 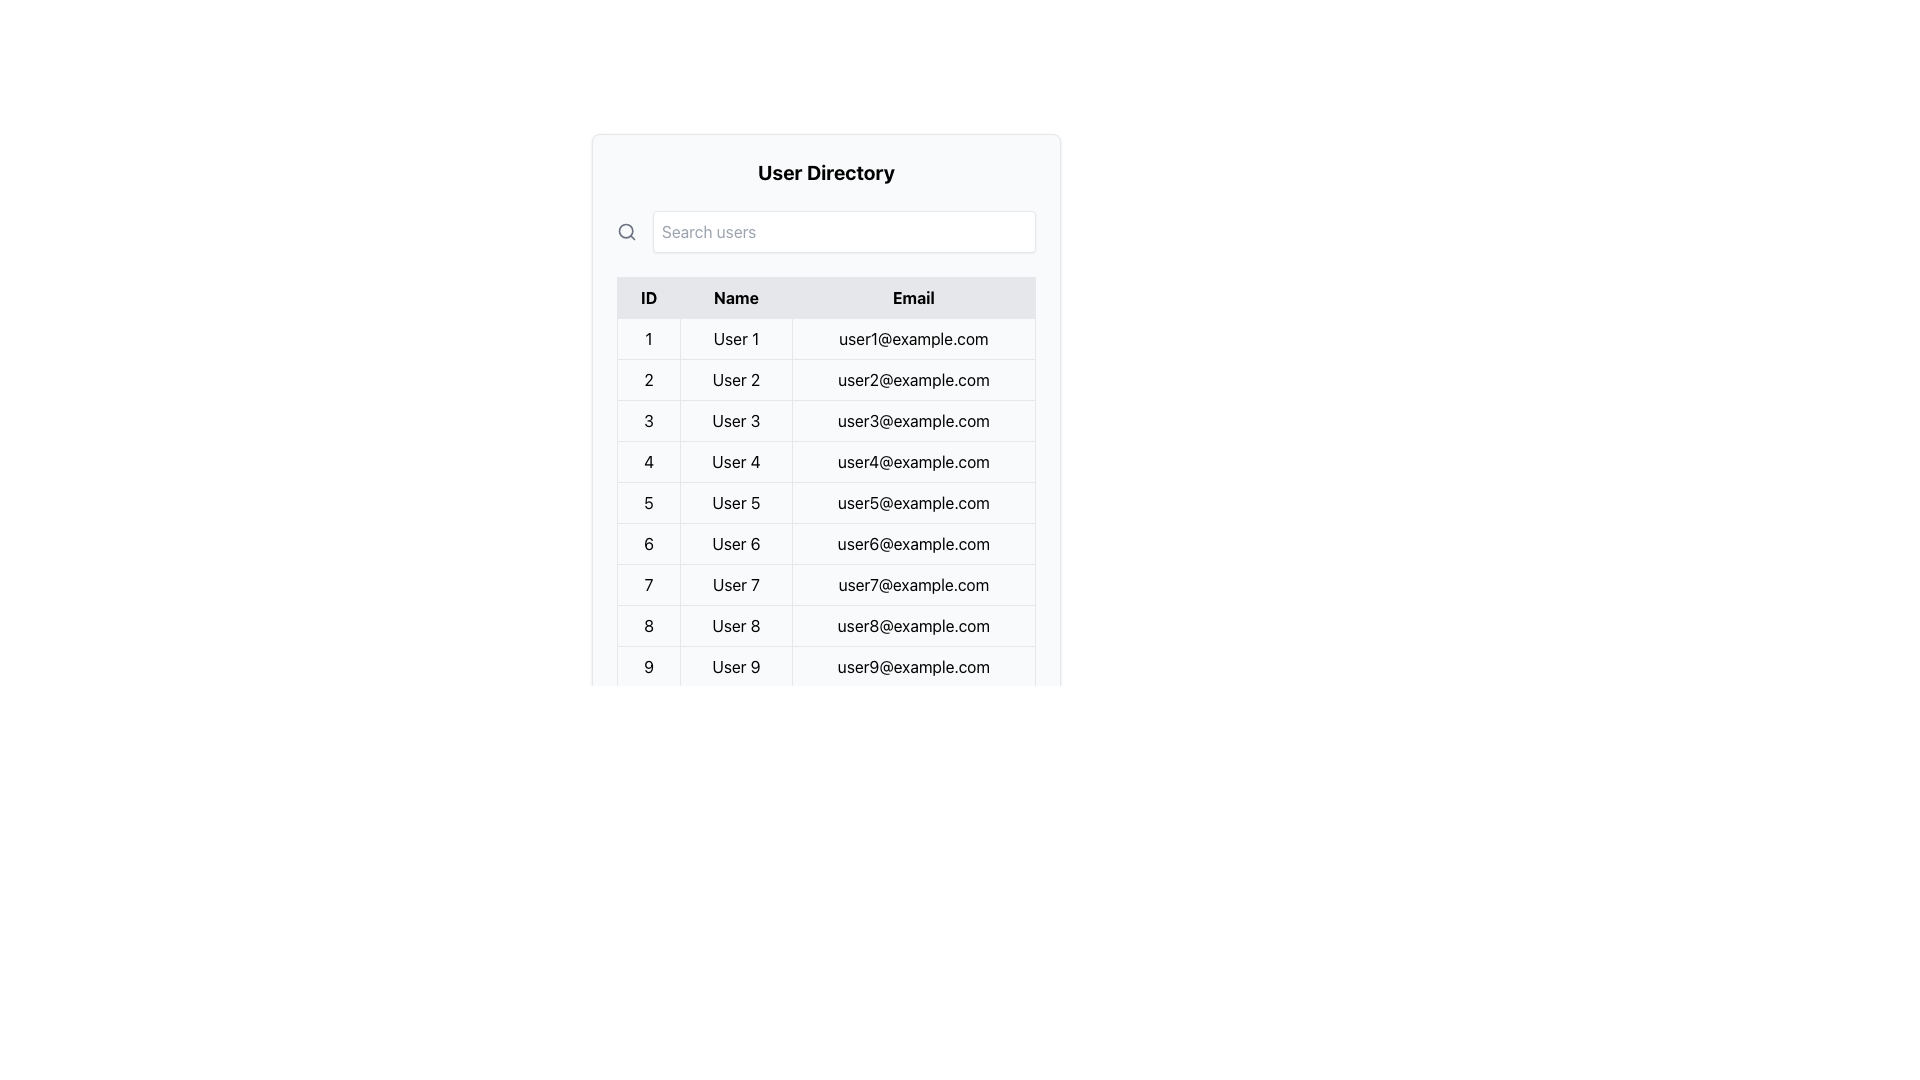 What do you see at coordinates (826, 543) in the screenshot?
I see `the email address 'user6@example.com' in the sixth row of the table, which contains 'User 6' in the second column and is visually aligned with other rows` at bounding box center [826, 543].